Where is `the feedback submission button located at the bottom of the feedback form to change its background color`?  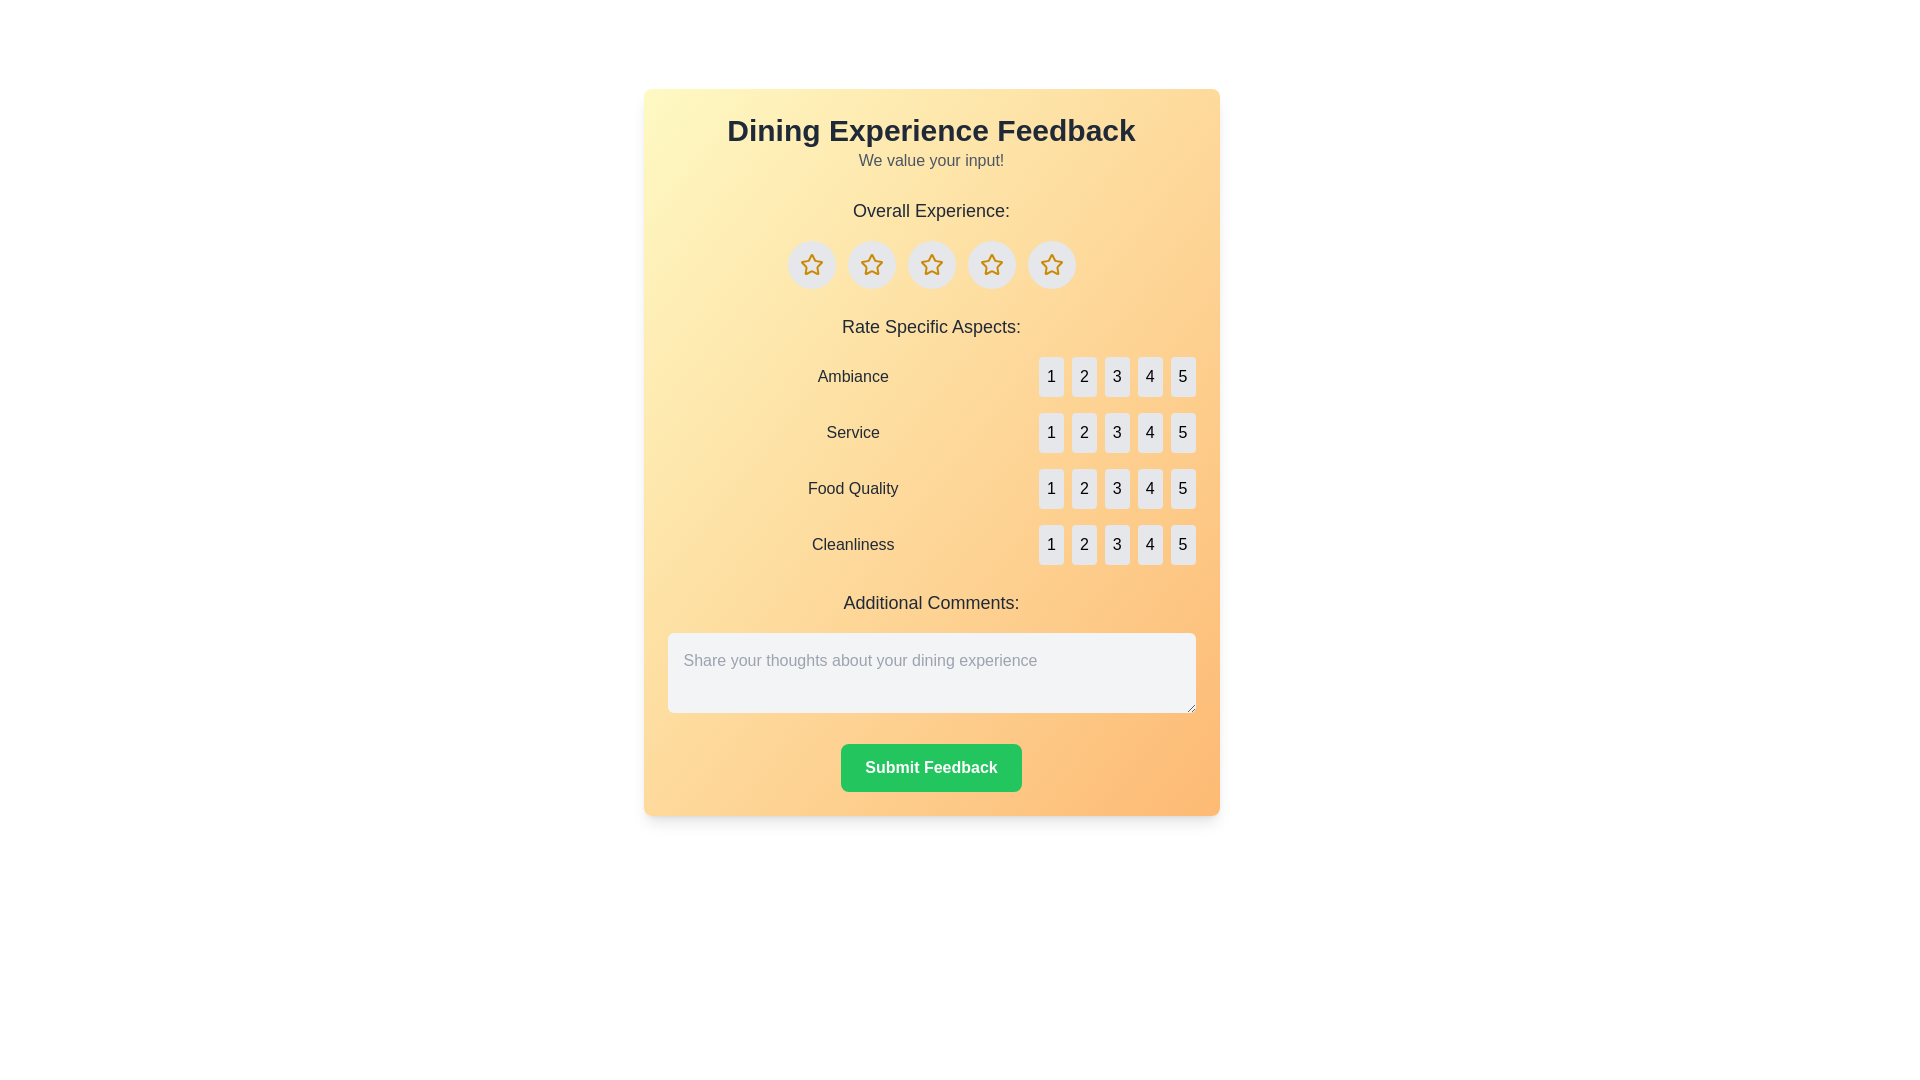 the feedback submission button located at the bottom of the feedback form to change its background color is located at coordinates (930, 766).